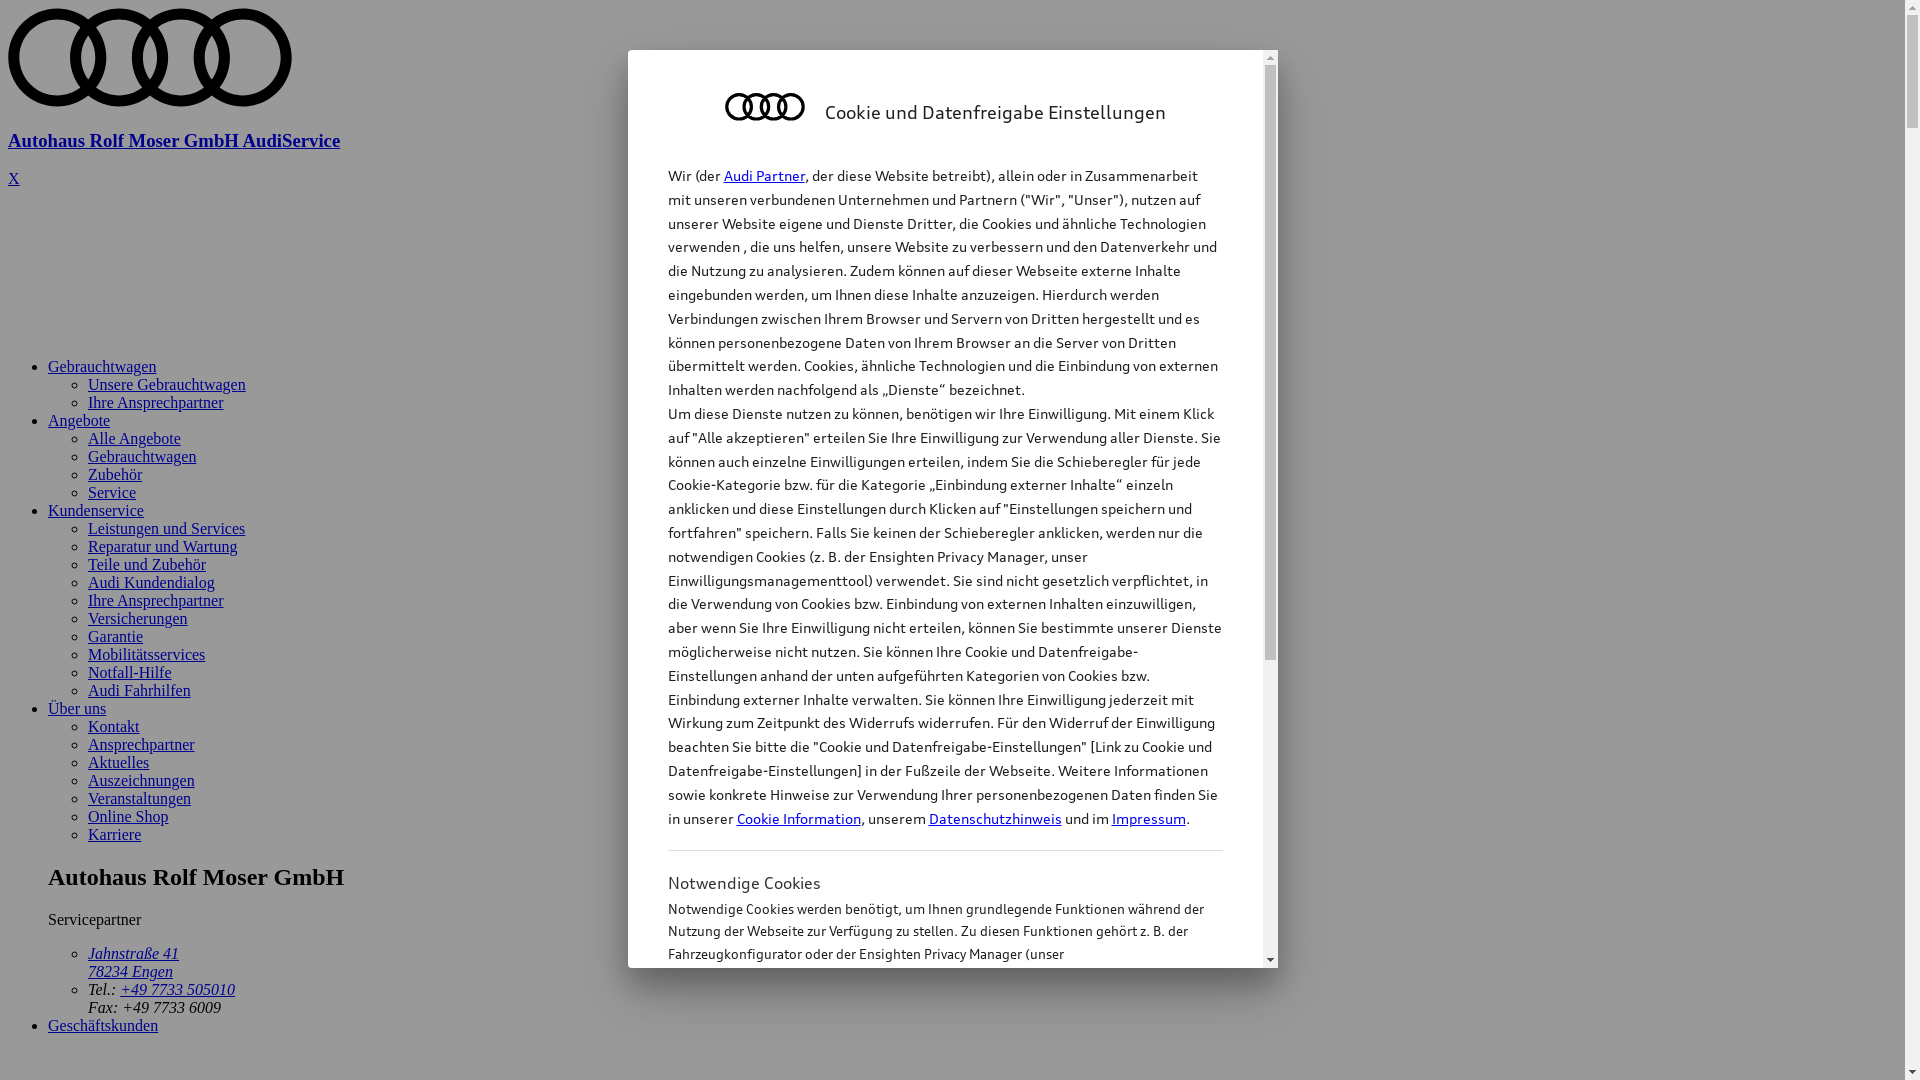 This screenshot has height=1080, width=1920. I want to click on 'Autohaus Rolf Moser GmbH AudiService', so click(951, 122).